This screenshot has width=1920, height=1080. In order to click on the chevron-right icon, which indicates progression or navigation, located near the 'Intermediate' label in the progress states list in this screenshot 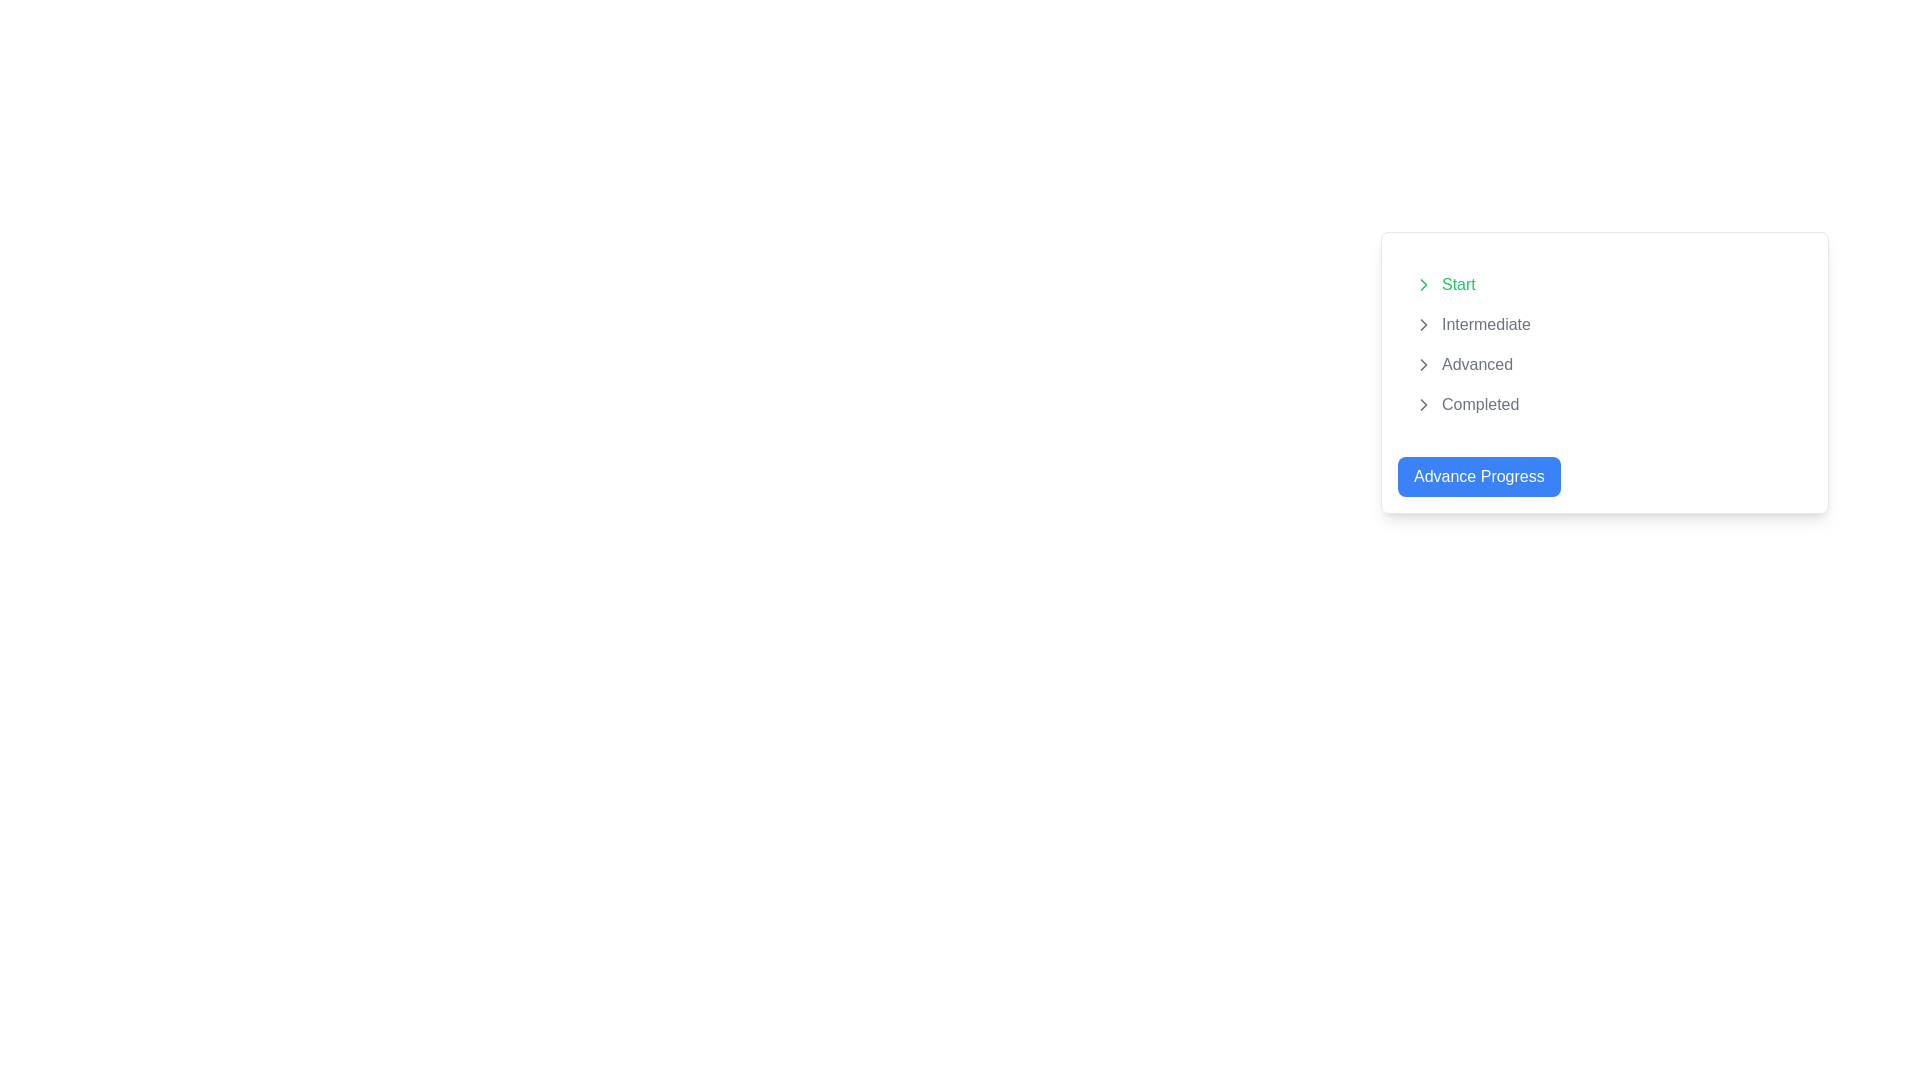, I will do `click(1423, 323)`.